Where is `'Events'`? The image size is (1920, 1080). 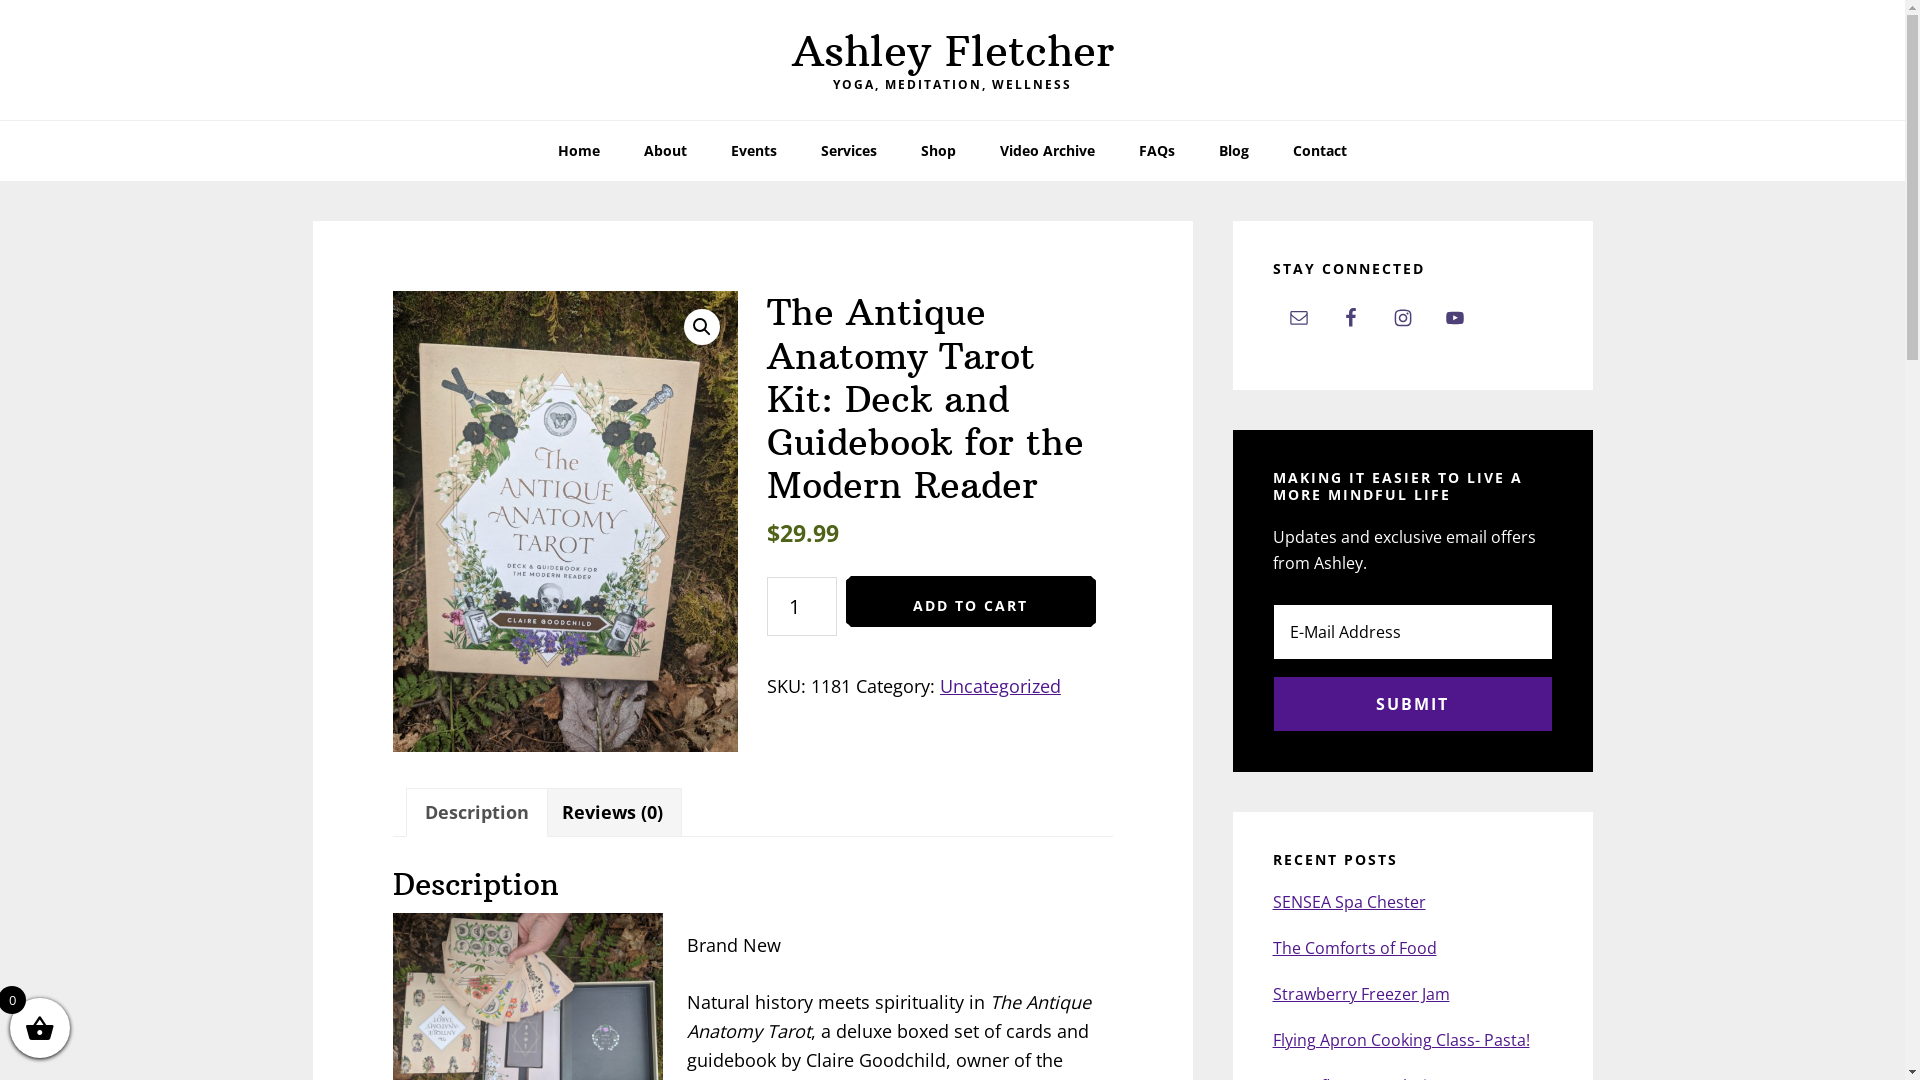 'Events' is located at coordinates (752, 149).